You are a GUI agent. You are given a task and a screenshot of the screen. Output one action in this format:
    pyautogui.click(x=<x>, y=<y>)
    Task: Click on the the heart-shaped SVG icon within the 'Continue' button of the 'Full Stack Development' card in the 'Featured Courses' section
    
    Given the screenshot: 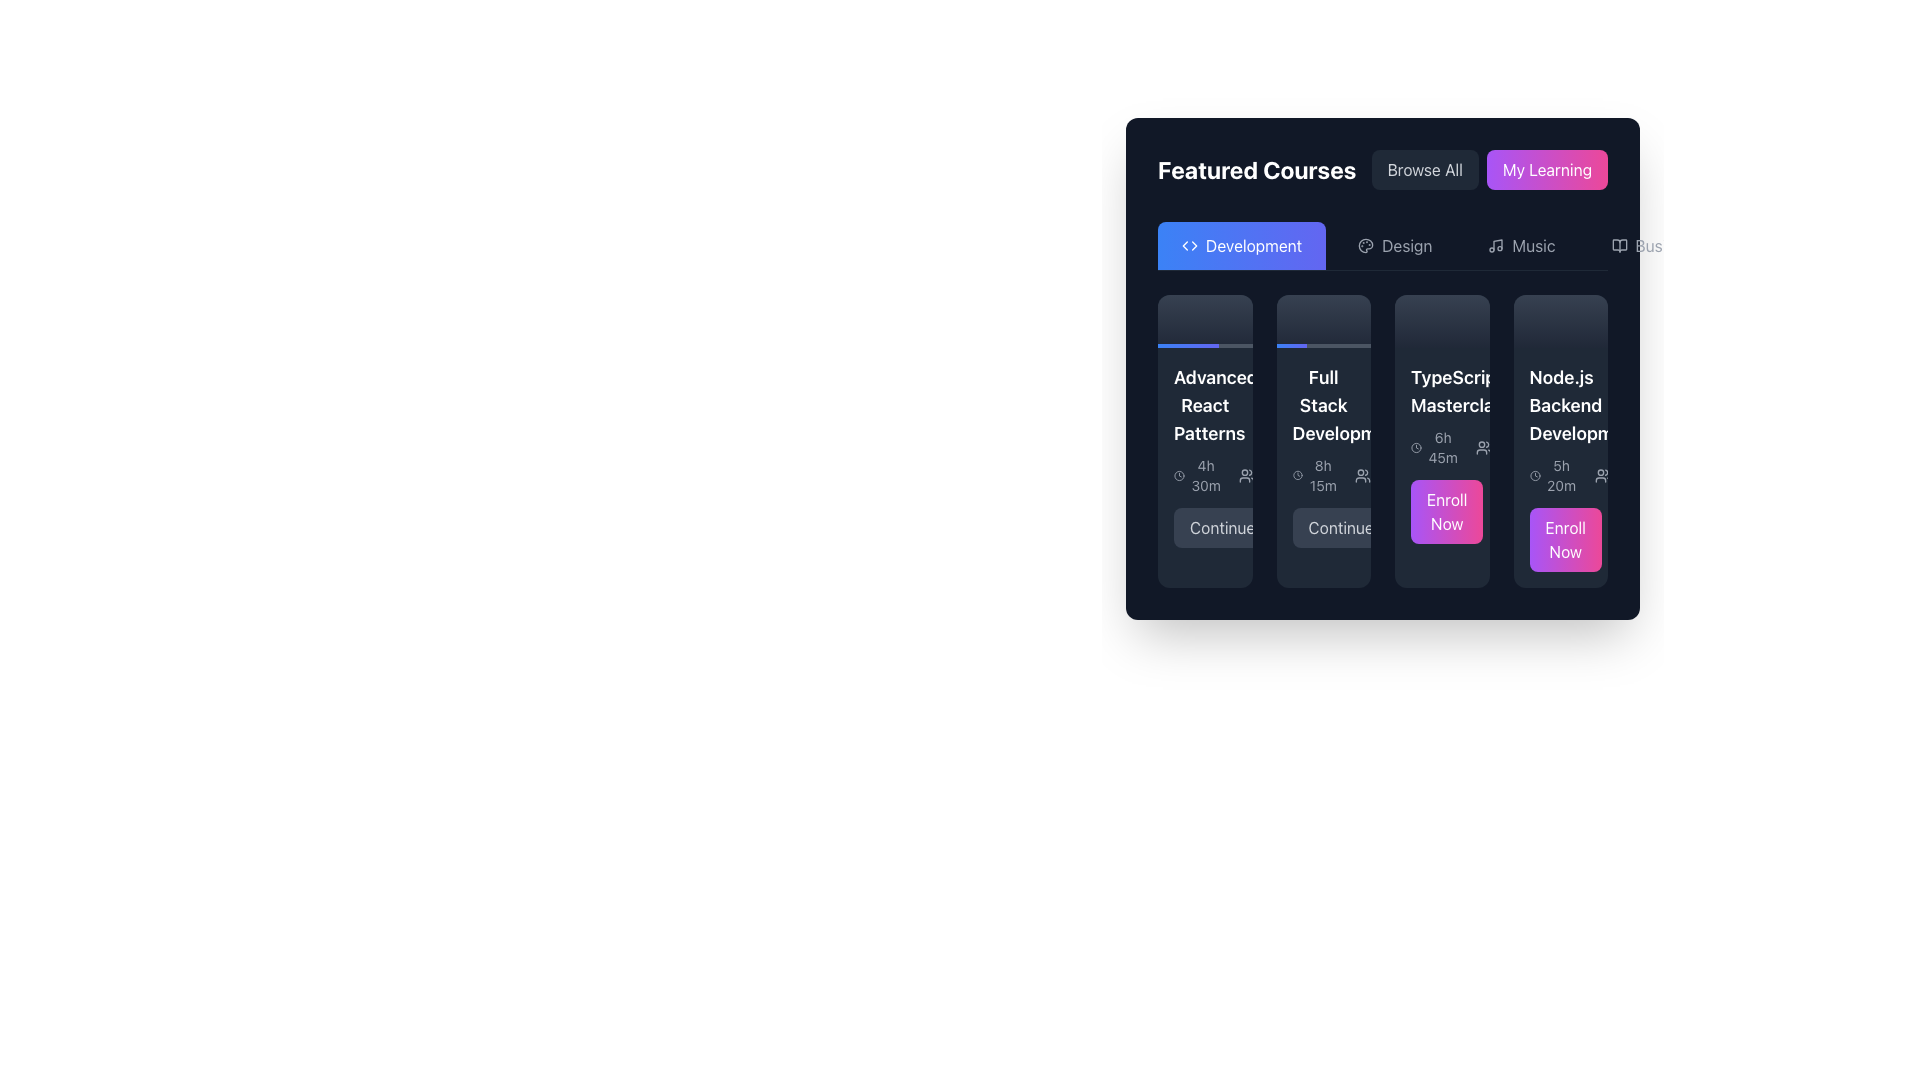 What is the action you would take?
    pyautogui.click(x=1289, y=527)
    